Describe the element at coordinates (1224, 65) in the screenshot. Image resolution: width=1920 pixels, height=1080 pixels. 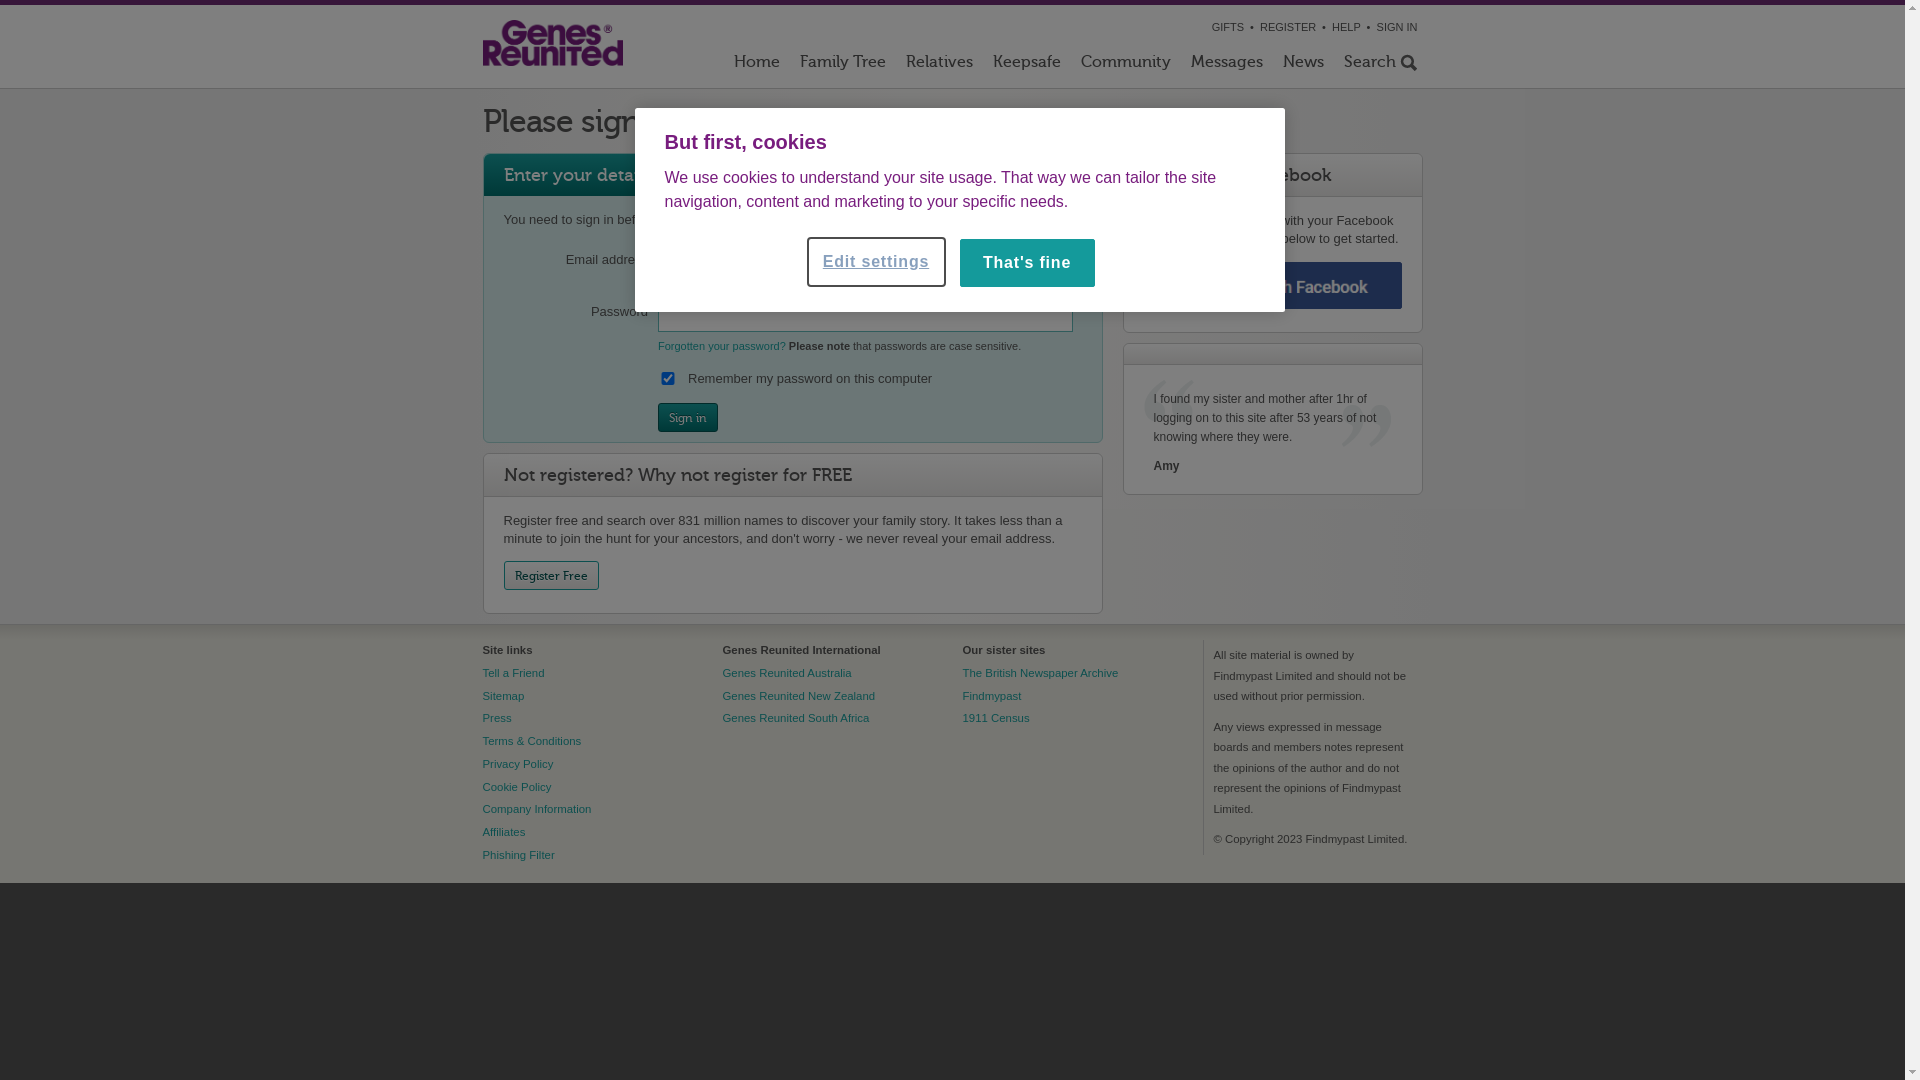
I see `'Messages'` at that location.